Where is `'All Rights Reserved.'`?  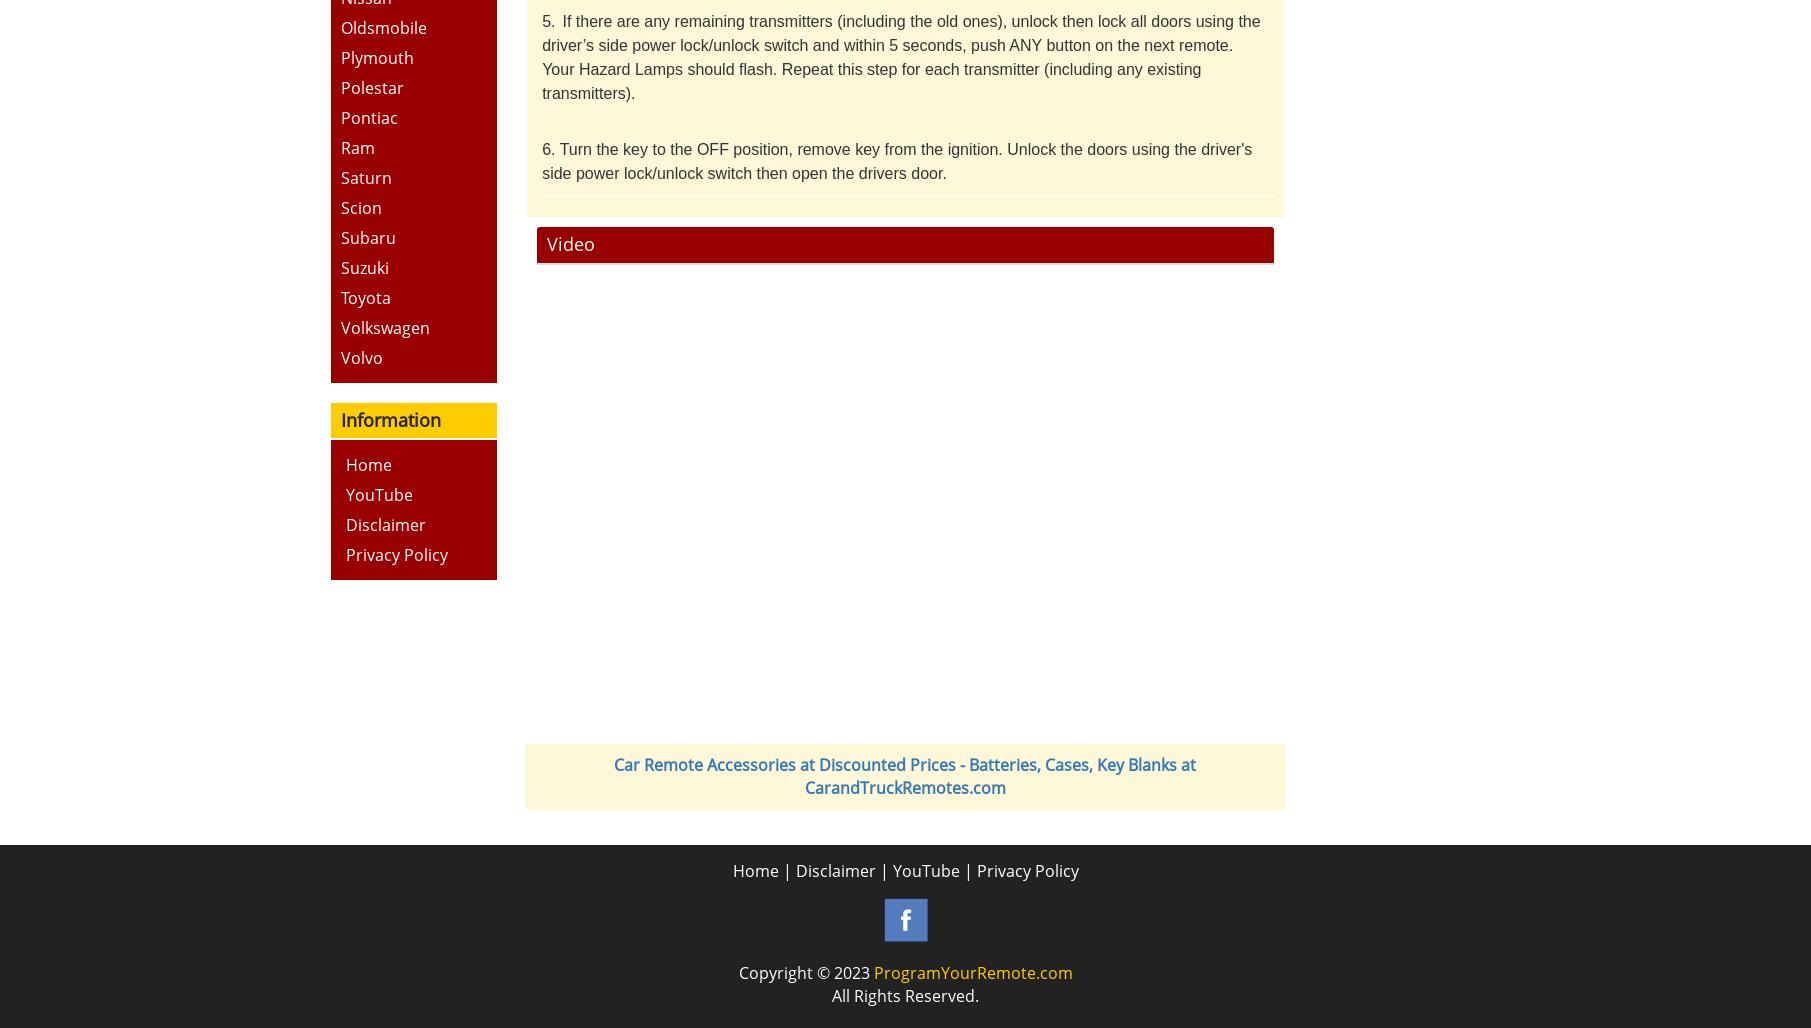
'All Rights Reserved.' is located at coordinates (831, 994).